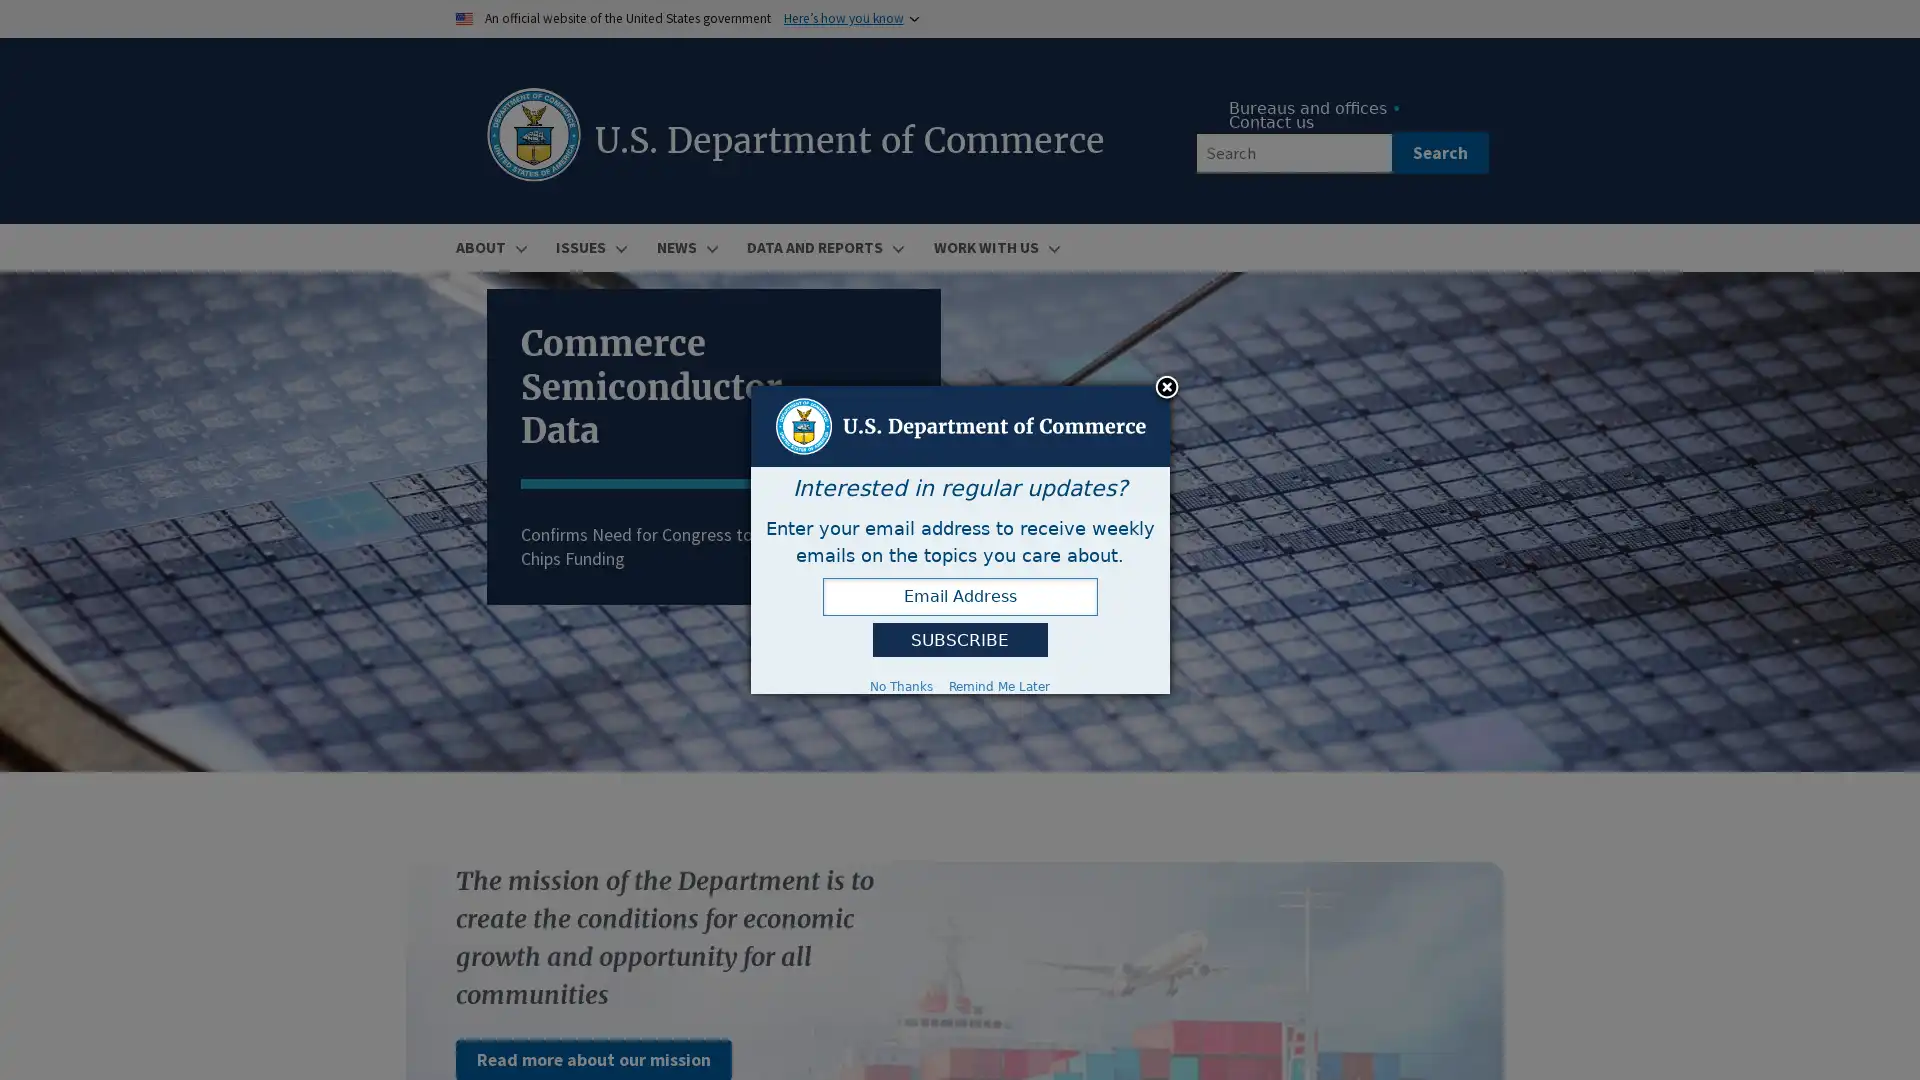  Describe the element at coordinates (1166, 388) in the screenshot. I see `Close subscription dialog` at that location.